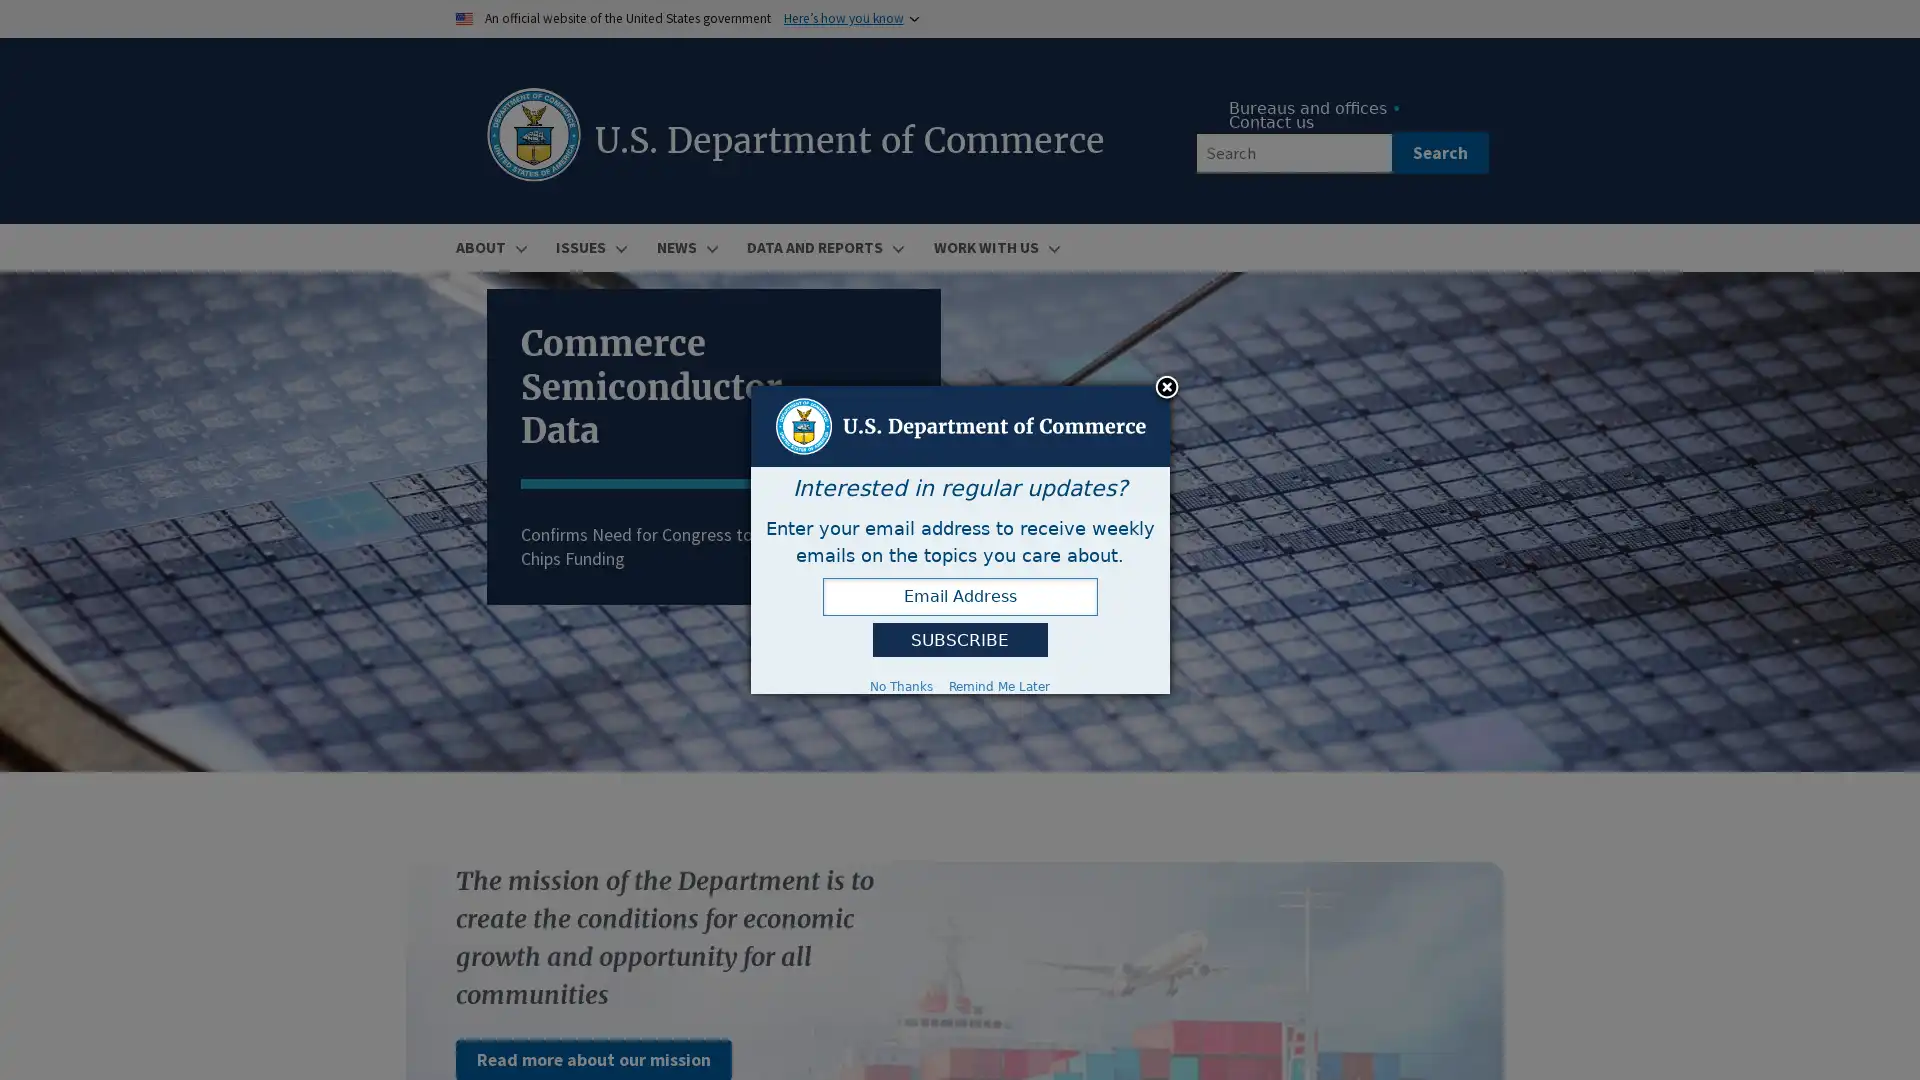  Describe the element at coordinates (1166, 388) in the screenshot. I see `Close subscription dialog` at that location.